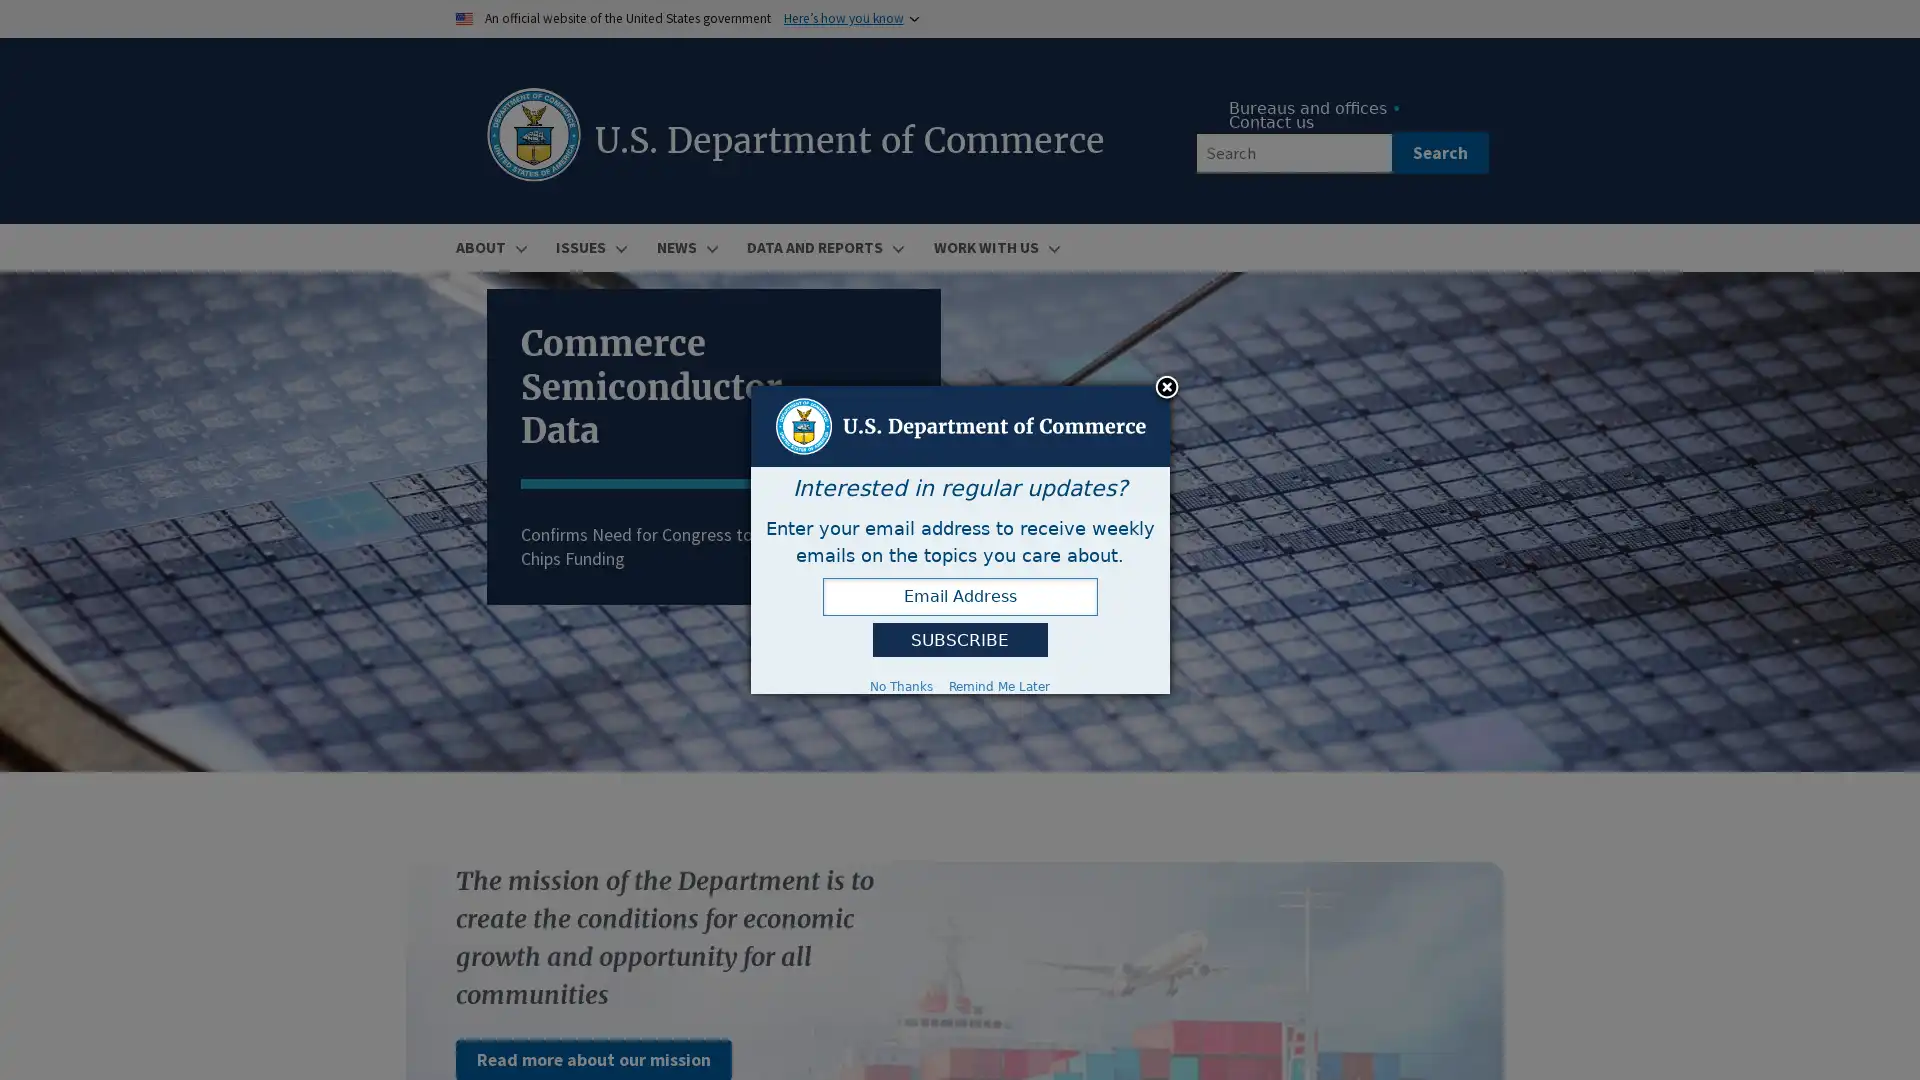  Describe the element at coordinates (1166, 388) in the screenshot. I see `Close subscription dialog` at that location.